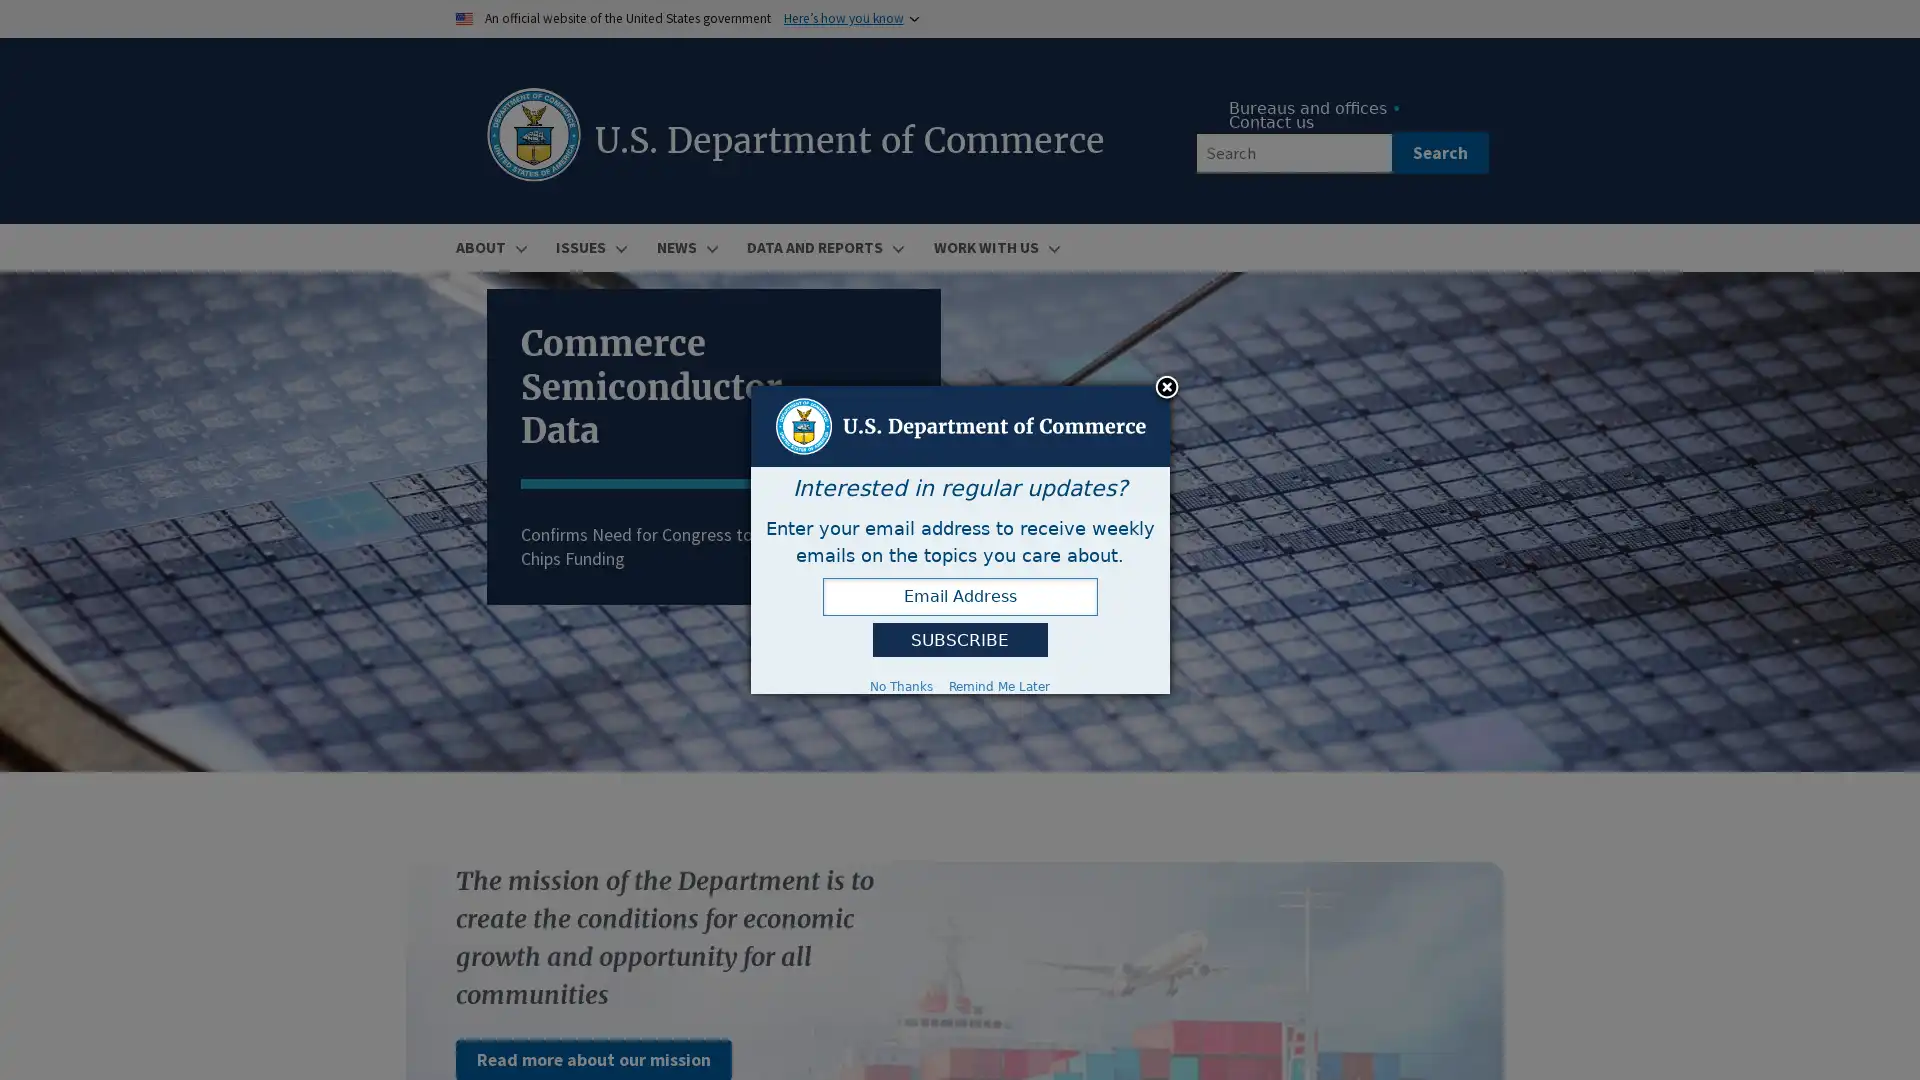  Describe the element at coordinates (1166, 388) in the screenshot. I see `Close subscription dialog` at that location.